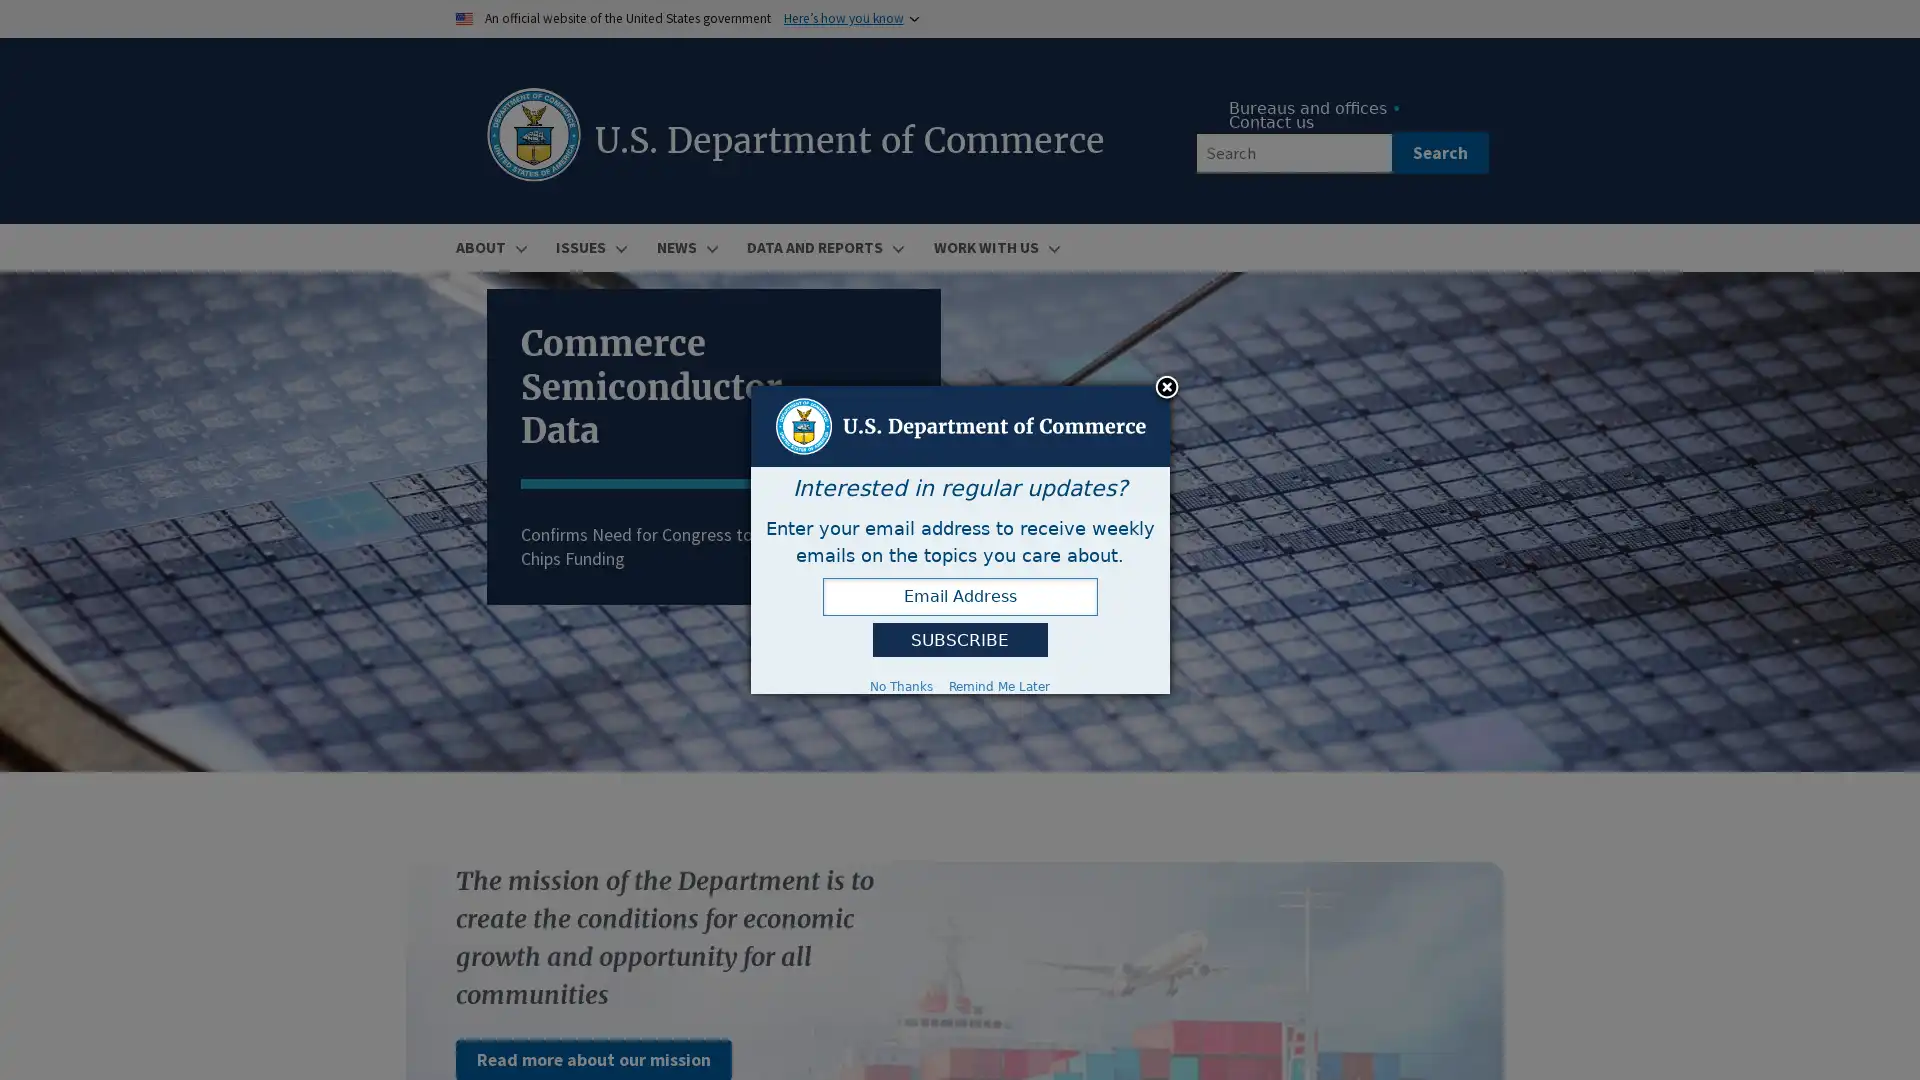  Describe the element at coordinates (1166, 388) in the screenshot. I see `Close subscription dialog` at that location.